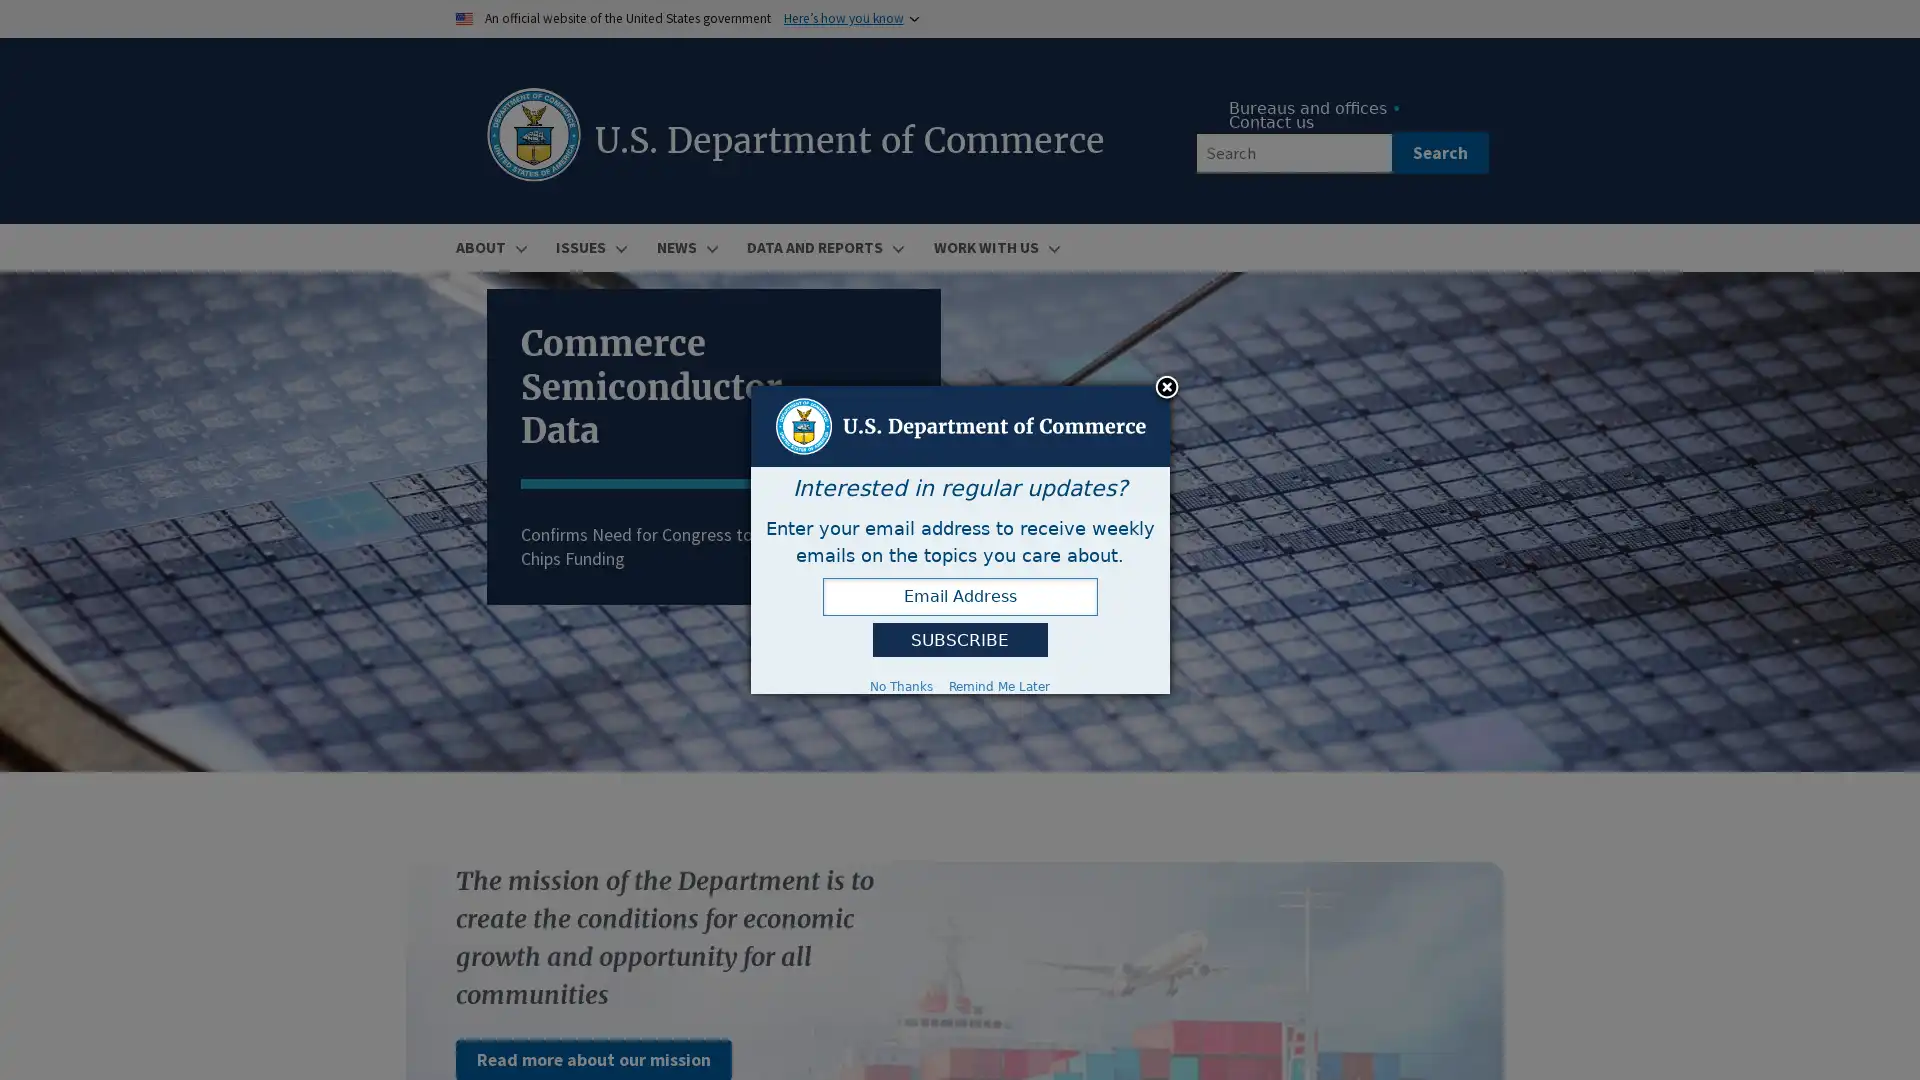  Describe the element at coordinates (1166, 388) in the screenshot. I see `Close subscription dialog` at that location.